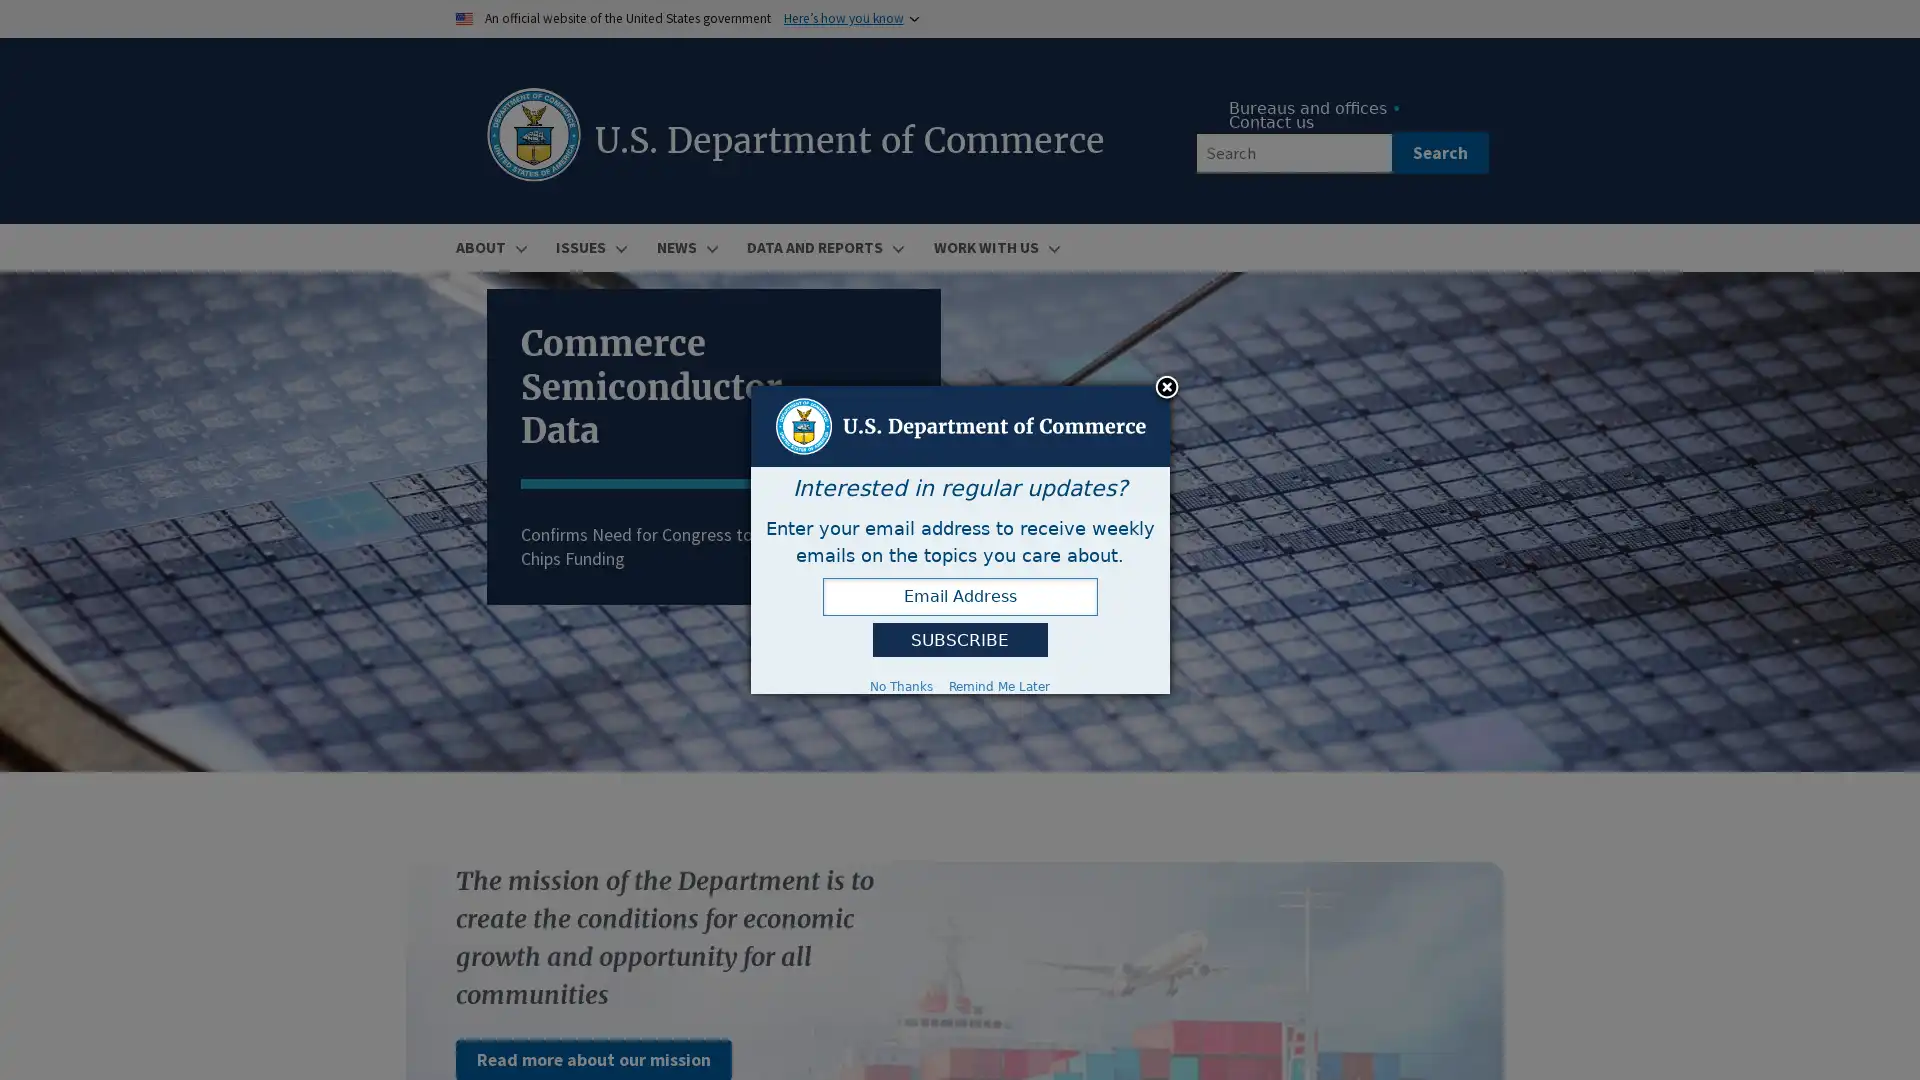  Describe the element at coordinates (1166, 388) in the screenshot. I see `Close subscription dialog` at that location.